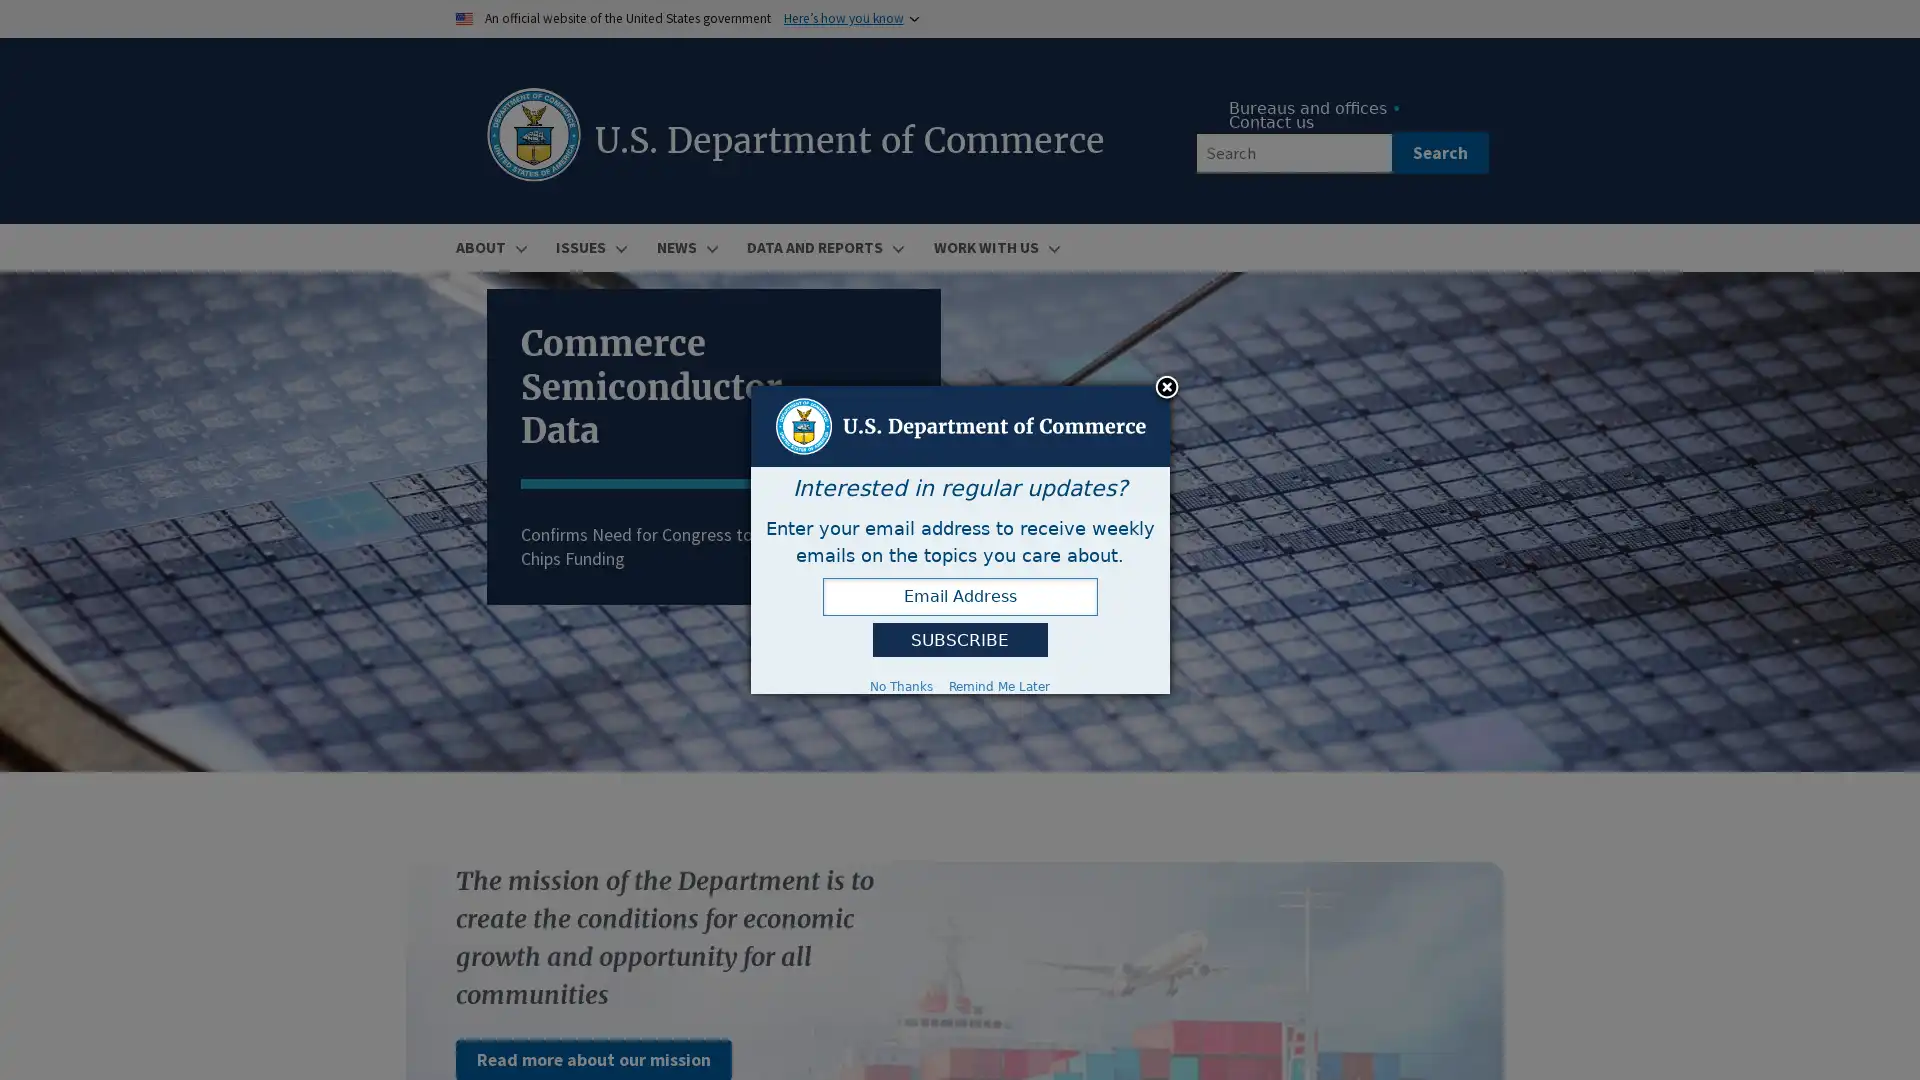  Describe the element at coordinates (1166, 388) in the screenshot. I see `Close subscription dialog` at that location.